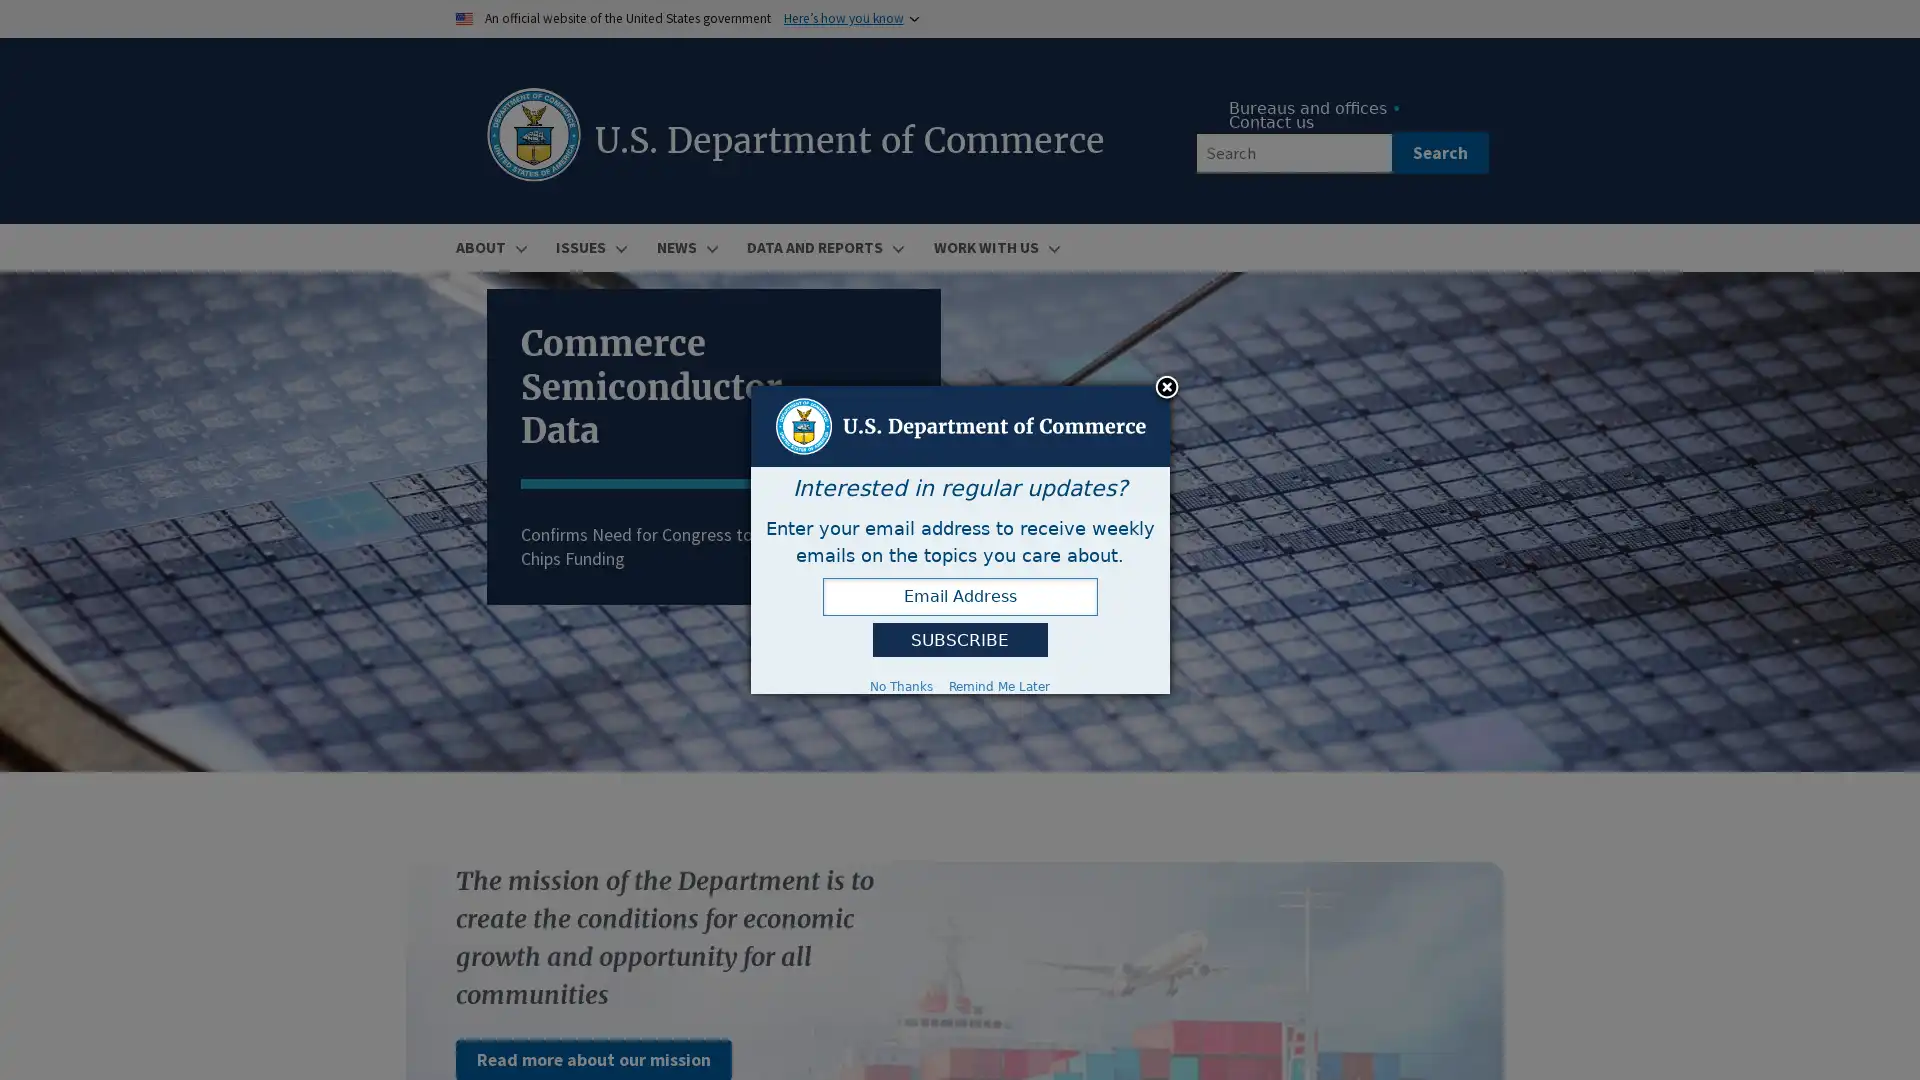  Describe the element at coordinates (1166, 388) in the screenshot. I see `Close subscription dialog` at that location.